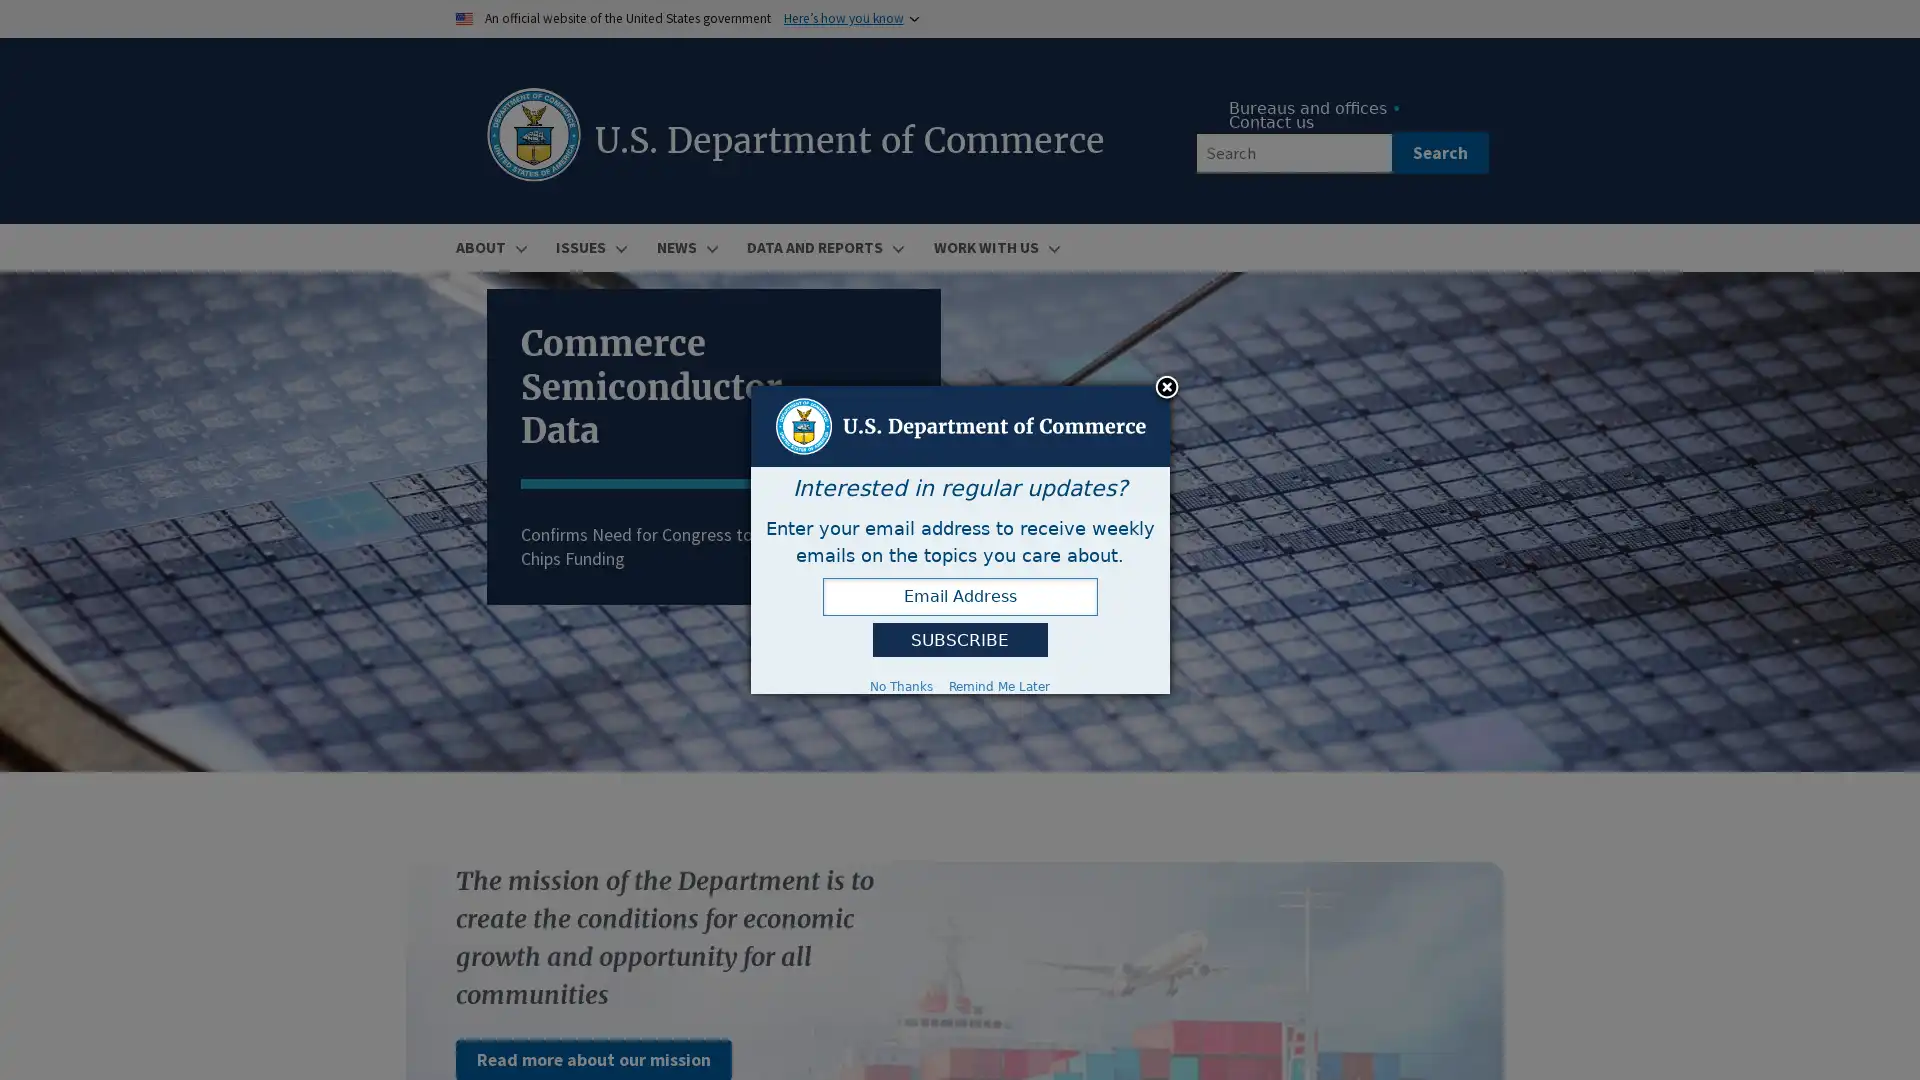  Describe the element at coordinates (1166, 388) in the screenshot. I see `Close subscription dialog` at that location.